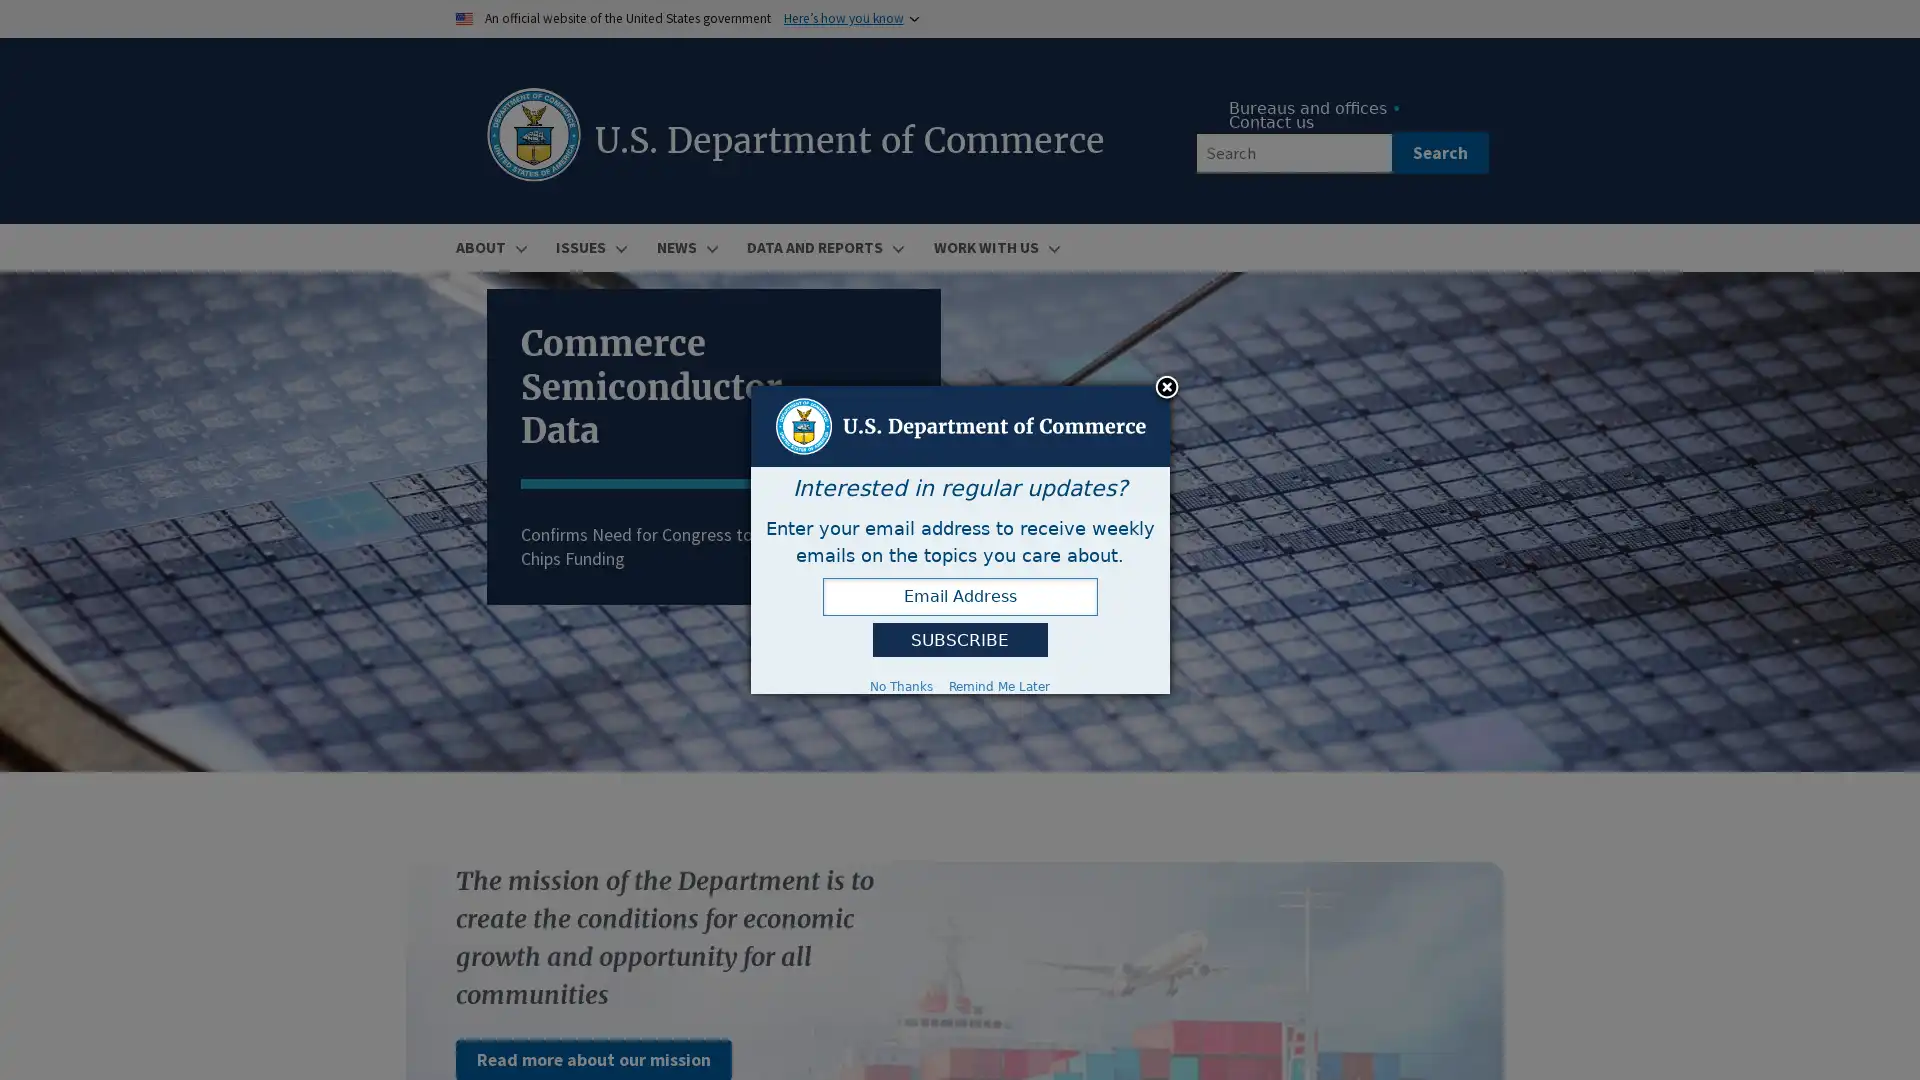  Describe the element at coordinates (1166, 388) in the screenshot. I see `Close subscription dialog` at that location.